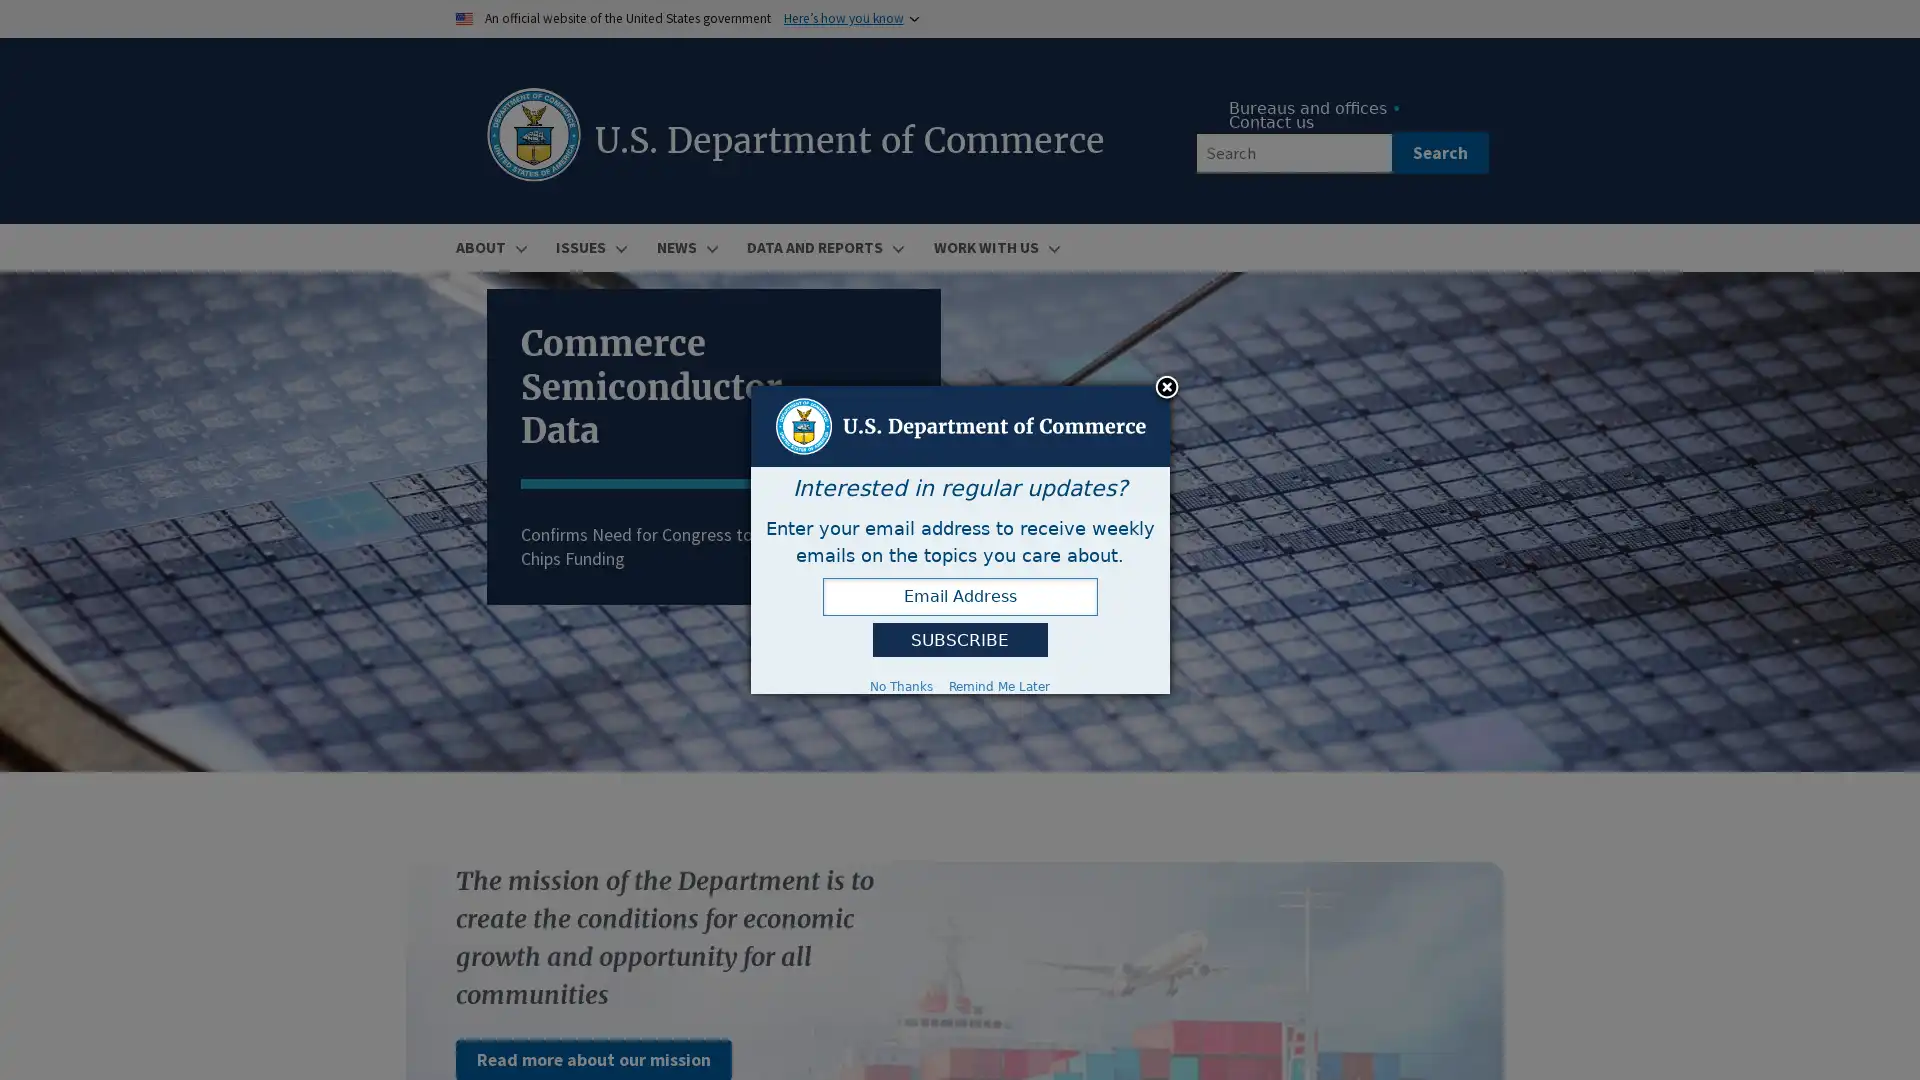  Describe the element at coordinates (1166, 388) in the screenshot. I see `Close subscription dialog` at that location.